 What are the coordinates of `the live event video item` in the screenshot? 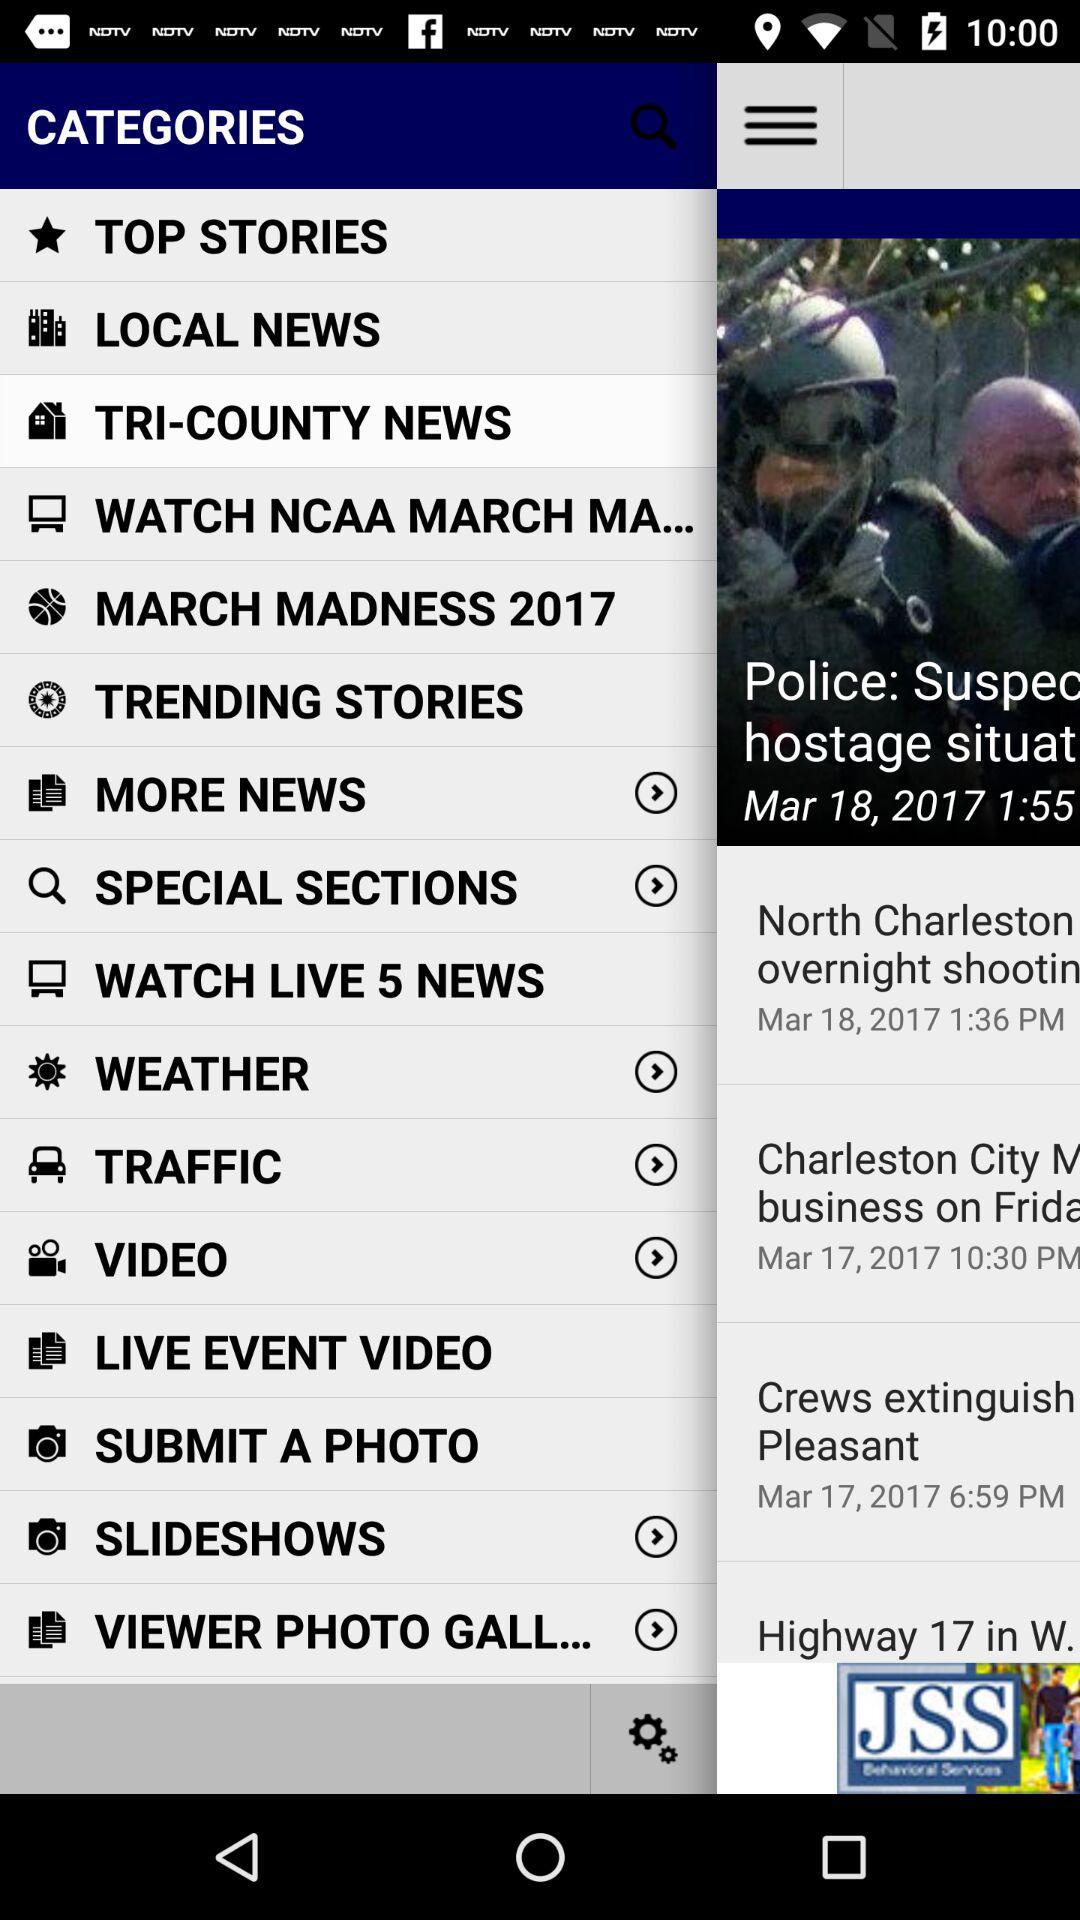 It's located at (293, 1351).